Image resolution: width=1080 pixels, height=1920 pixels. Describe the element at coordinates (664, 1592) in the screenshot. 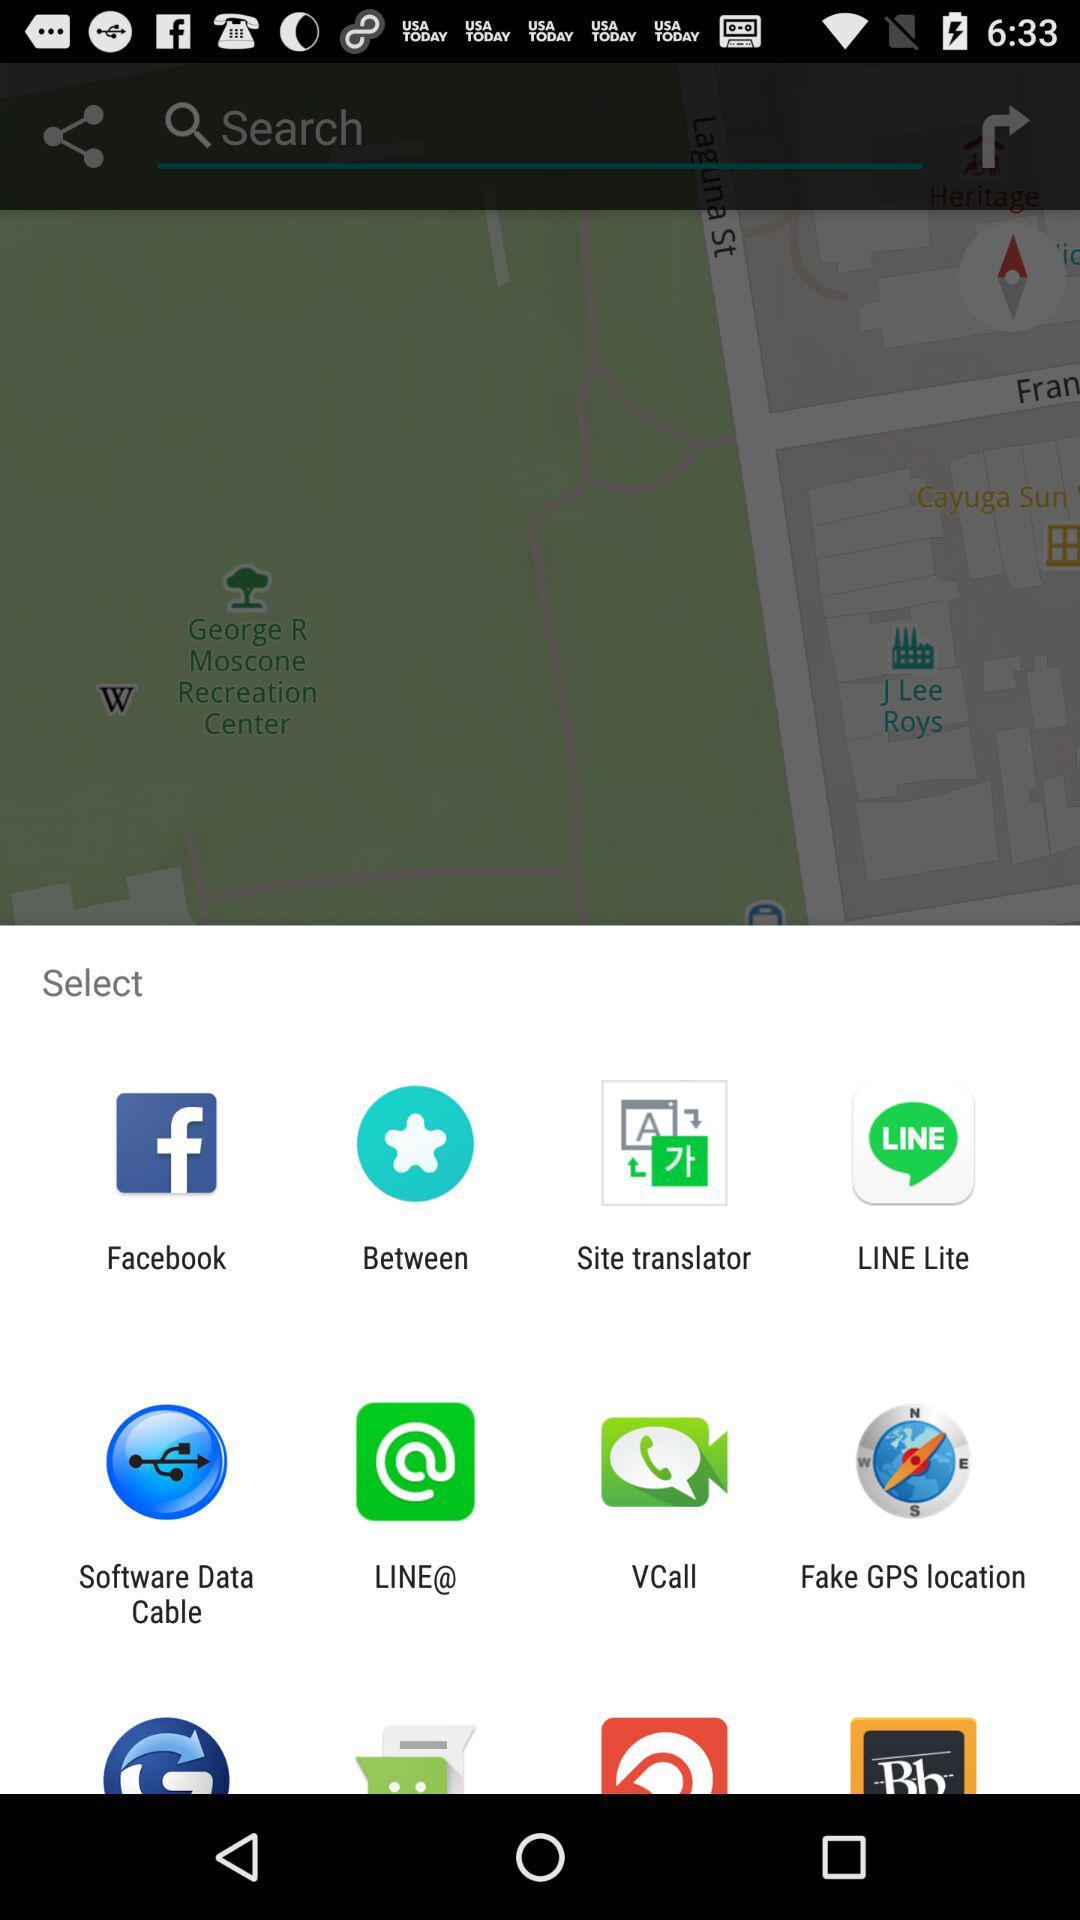

I see `app next to the fake gps location app` at that location.